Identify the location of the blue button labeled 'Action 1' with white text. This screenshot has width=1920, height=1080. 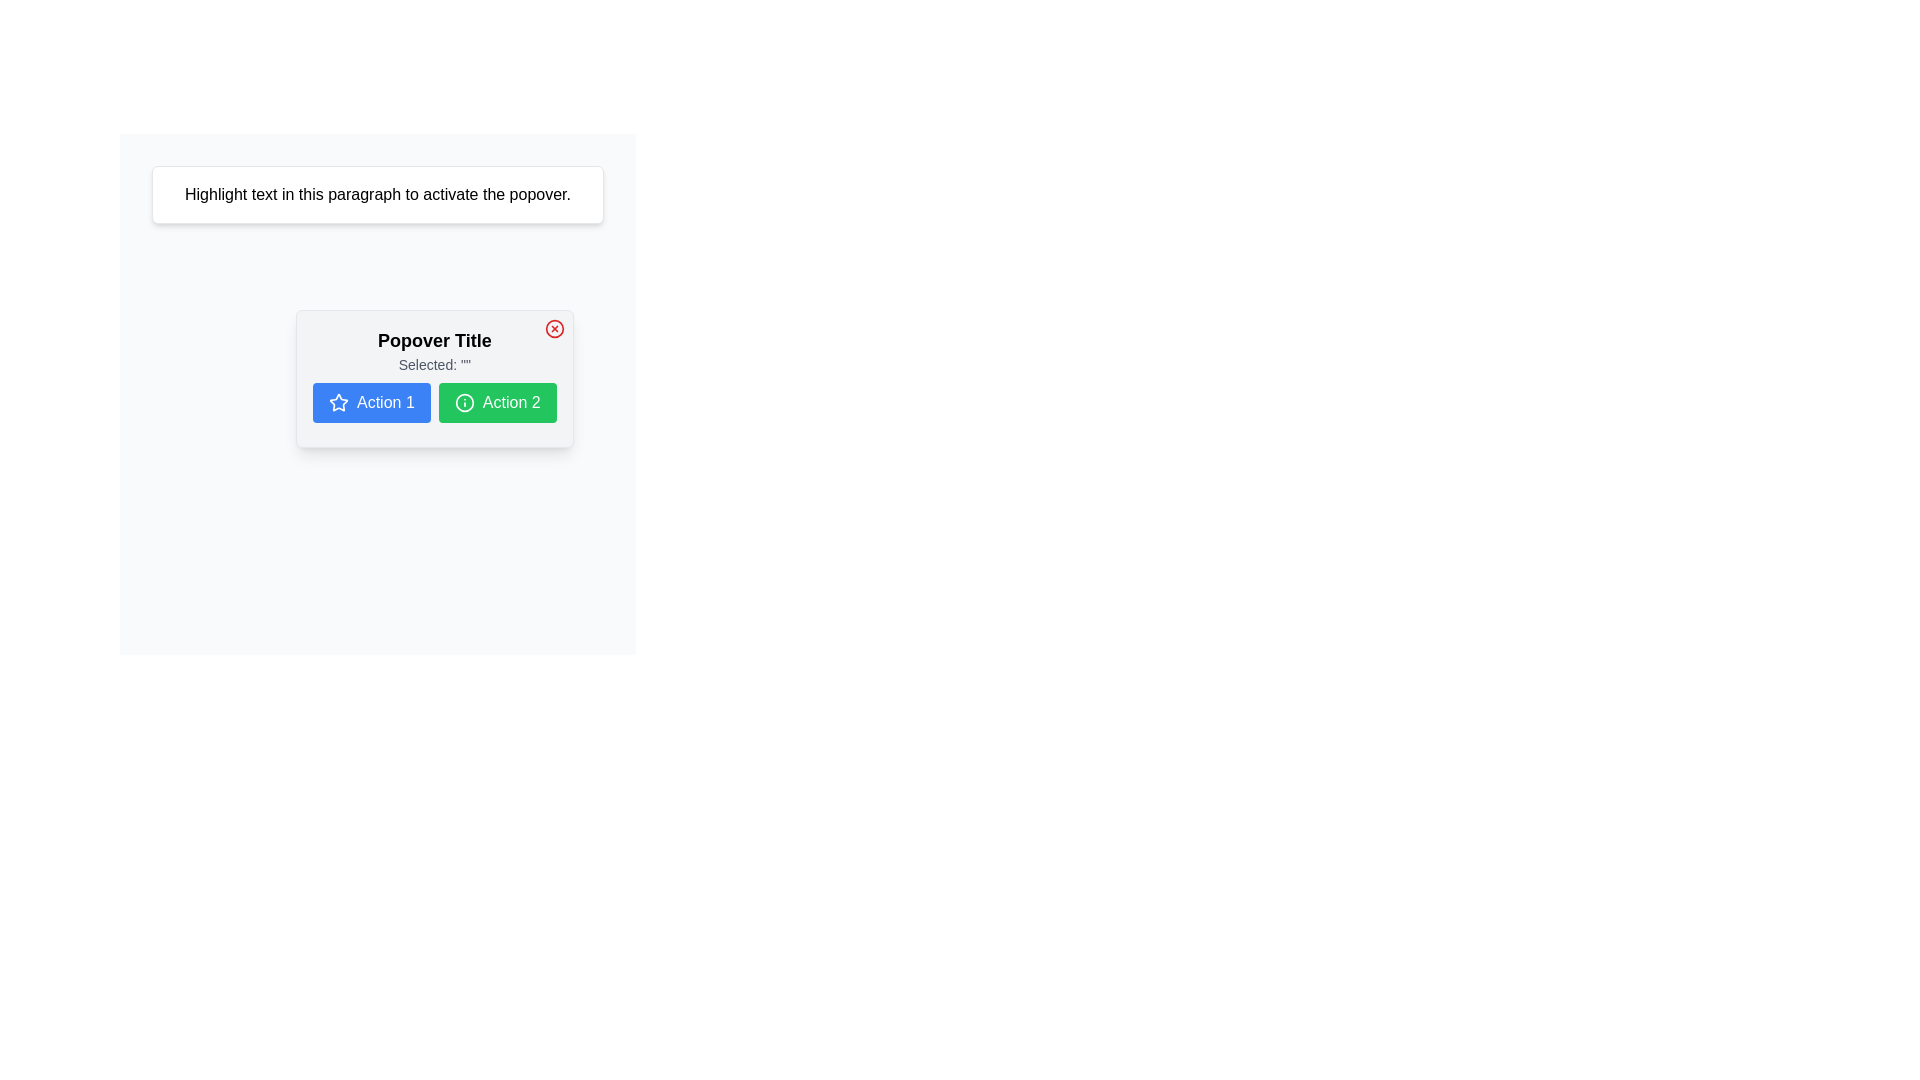
(371, 402).